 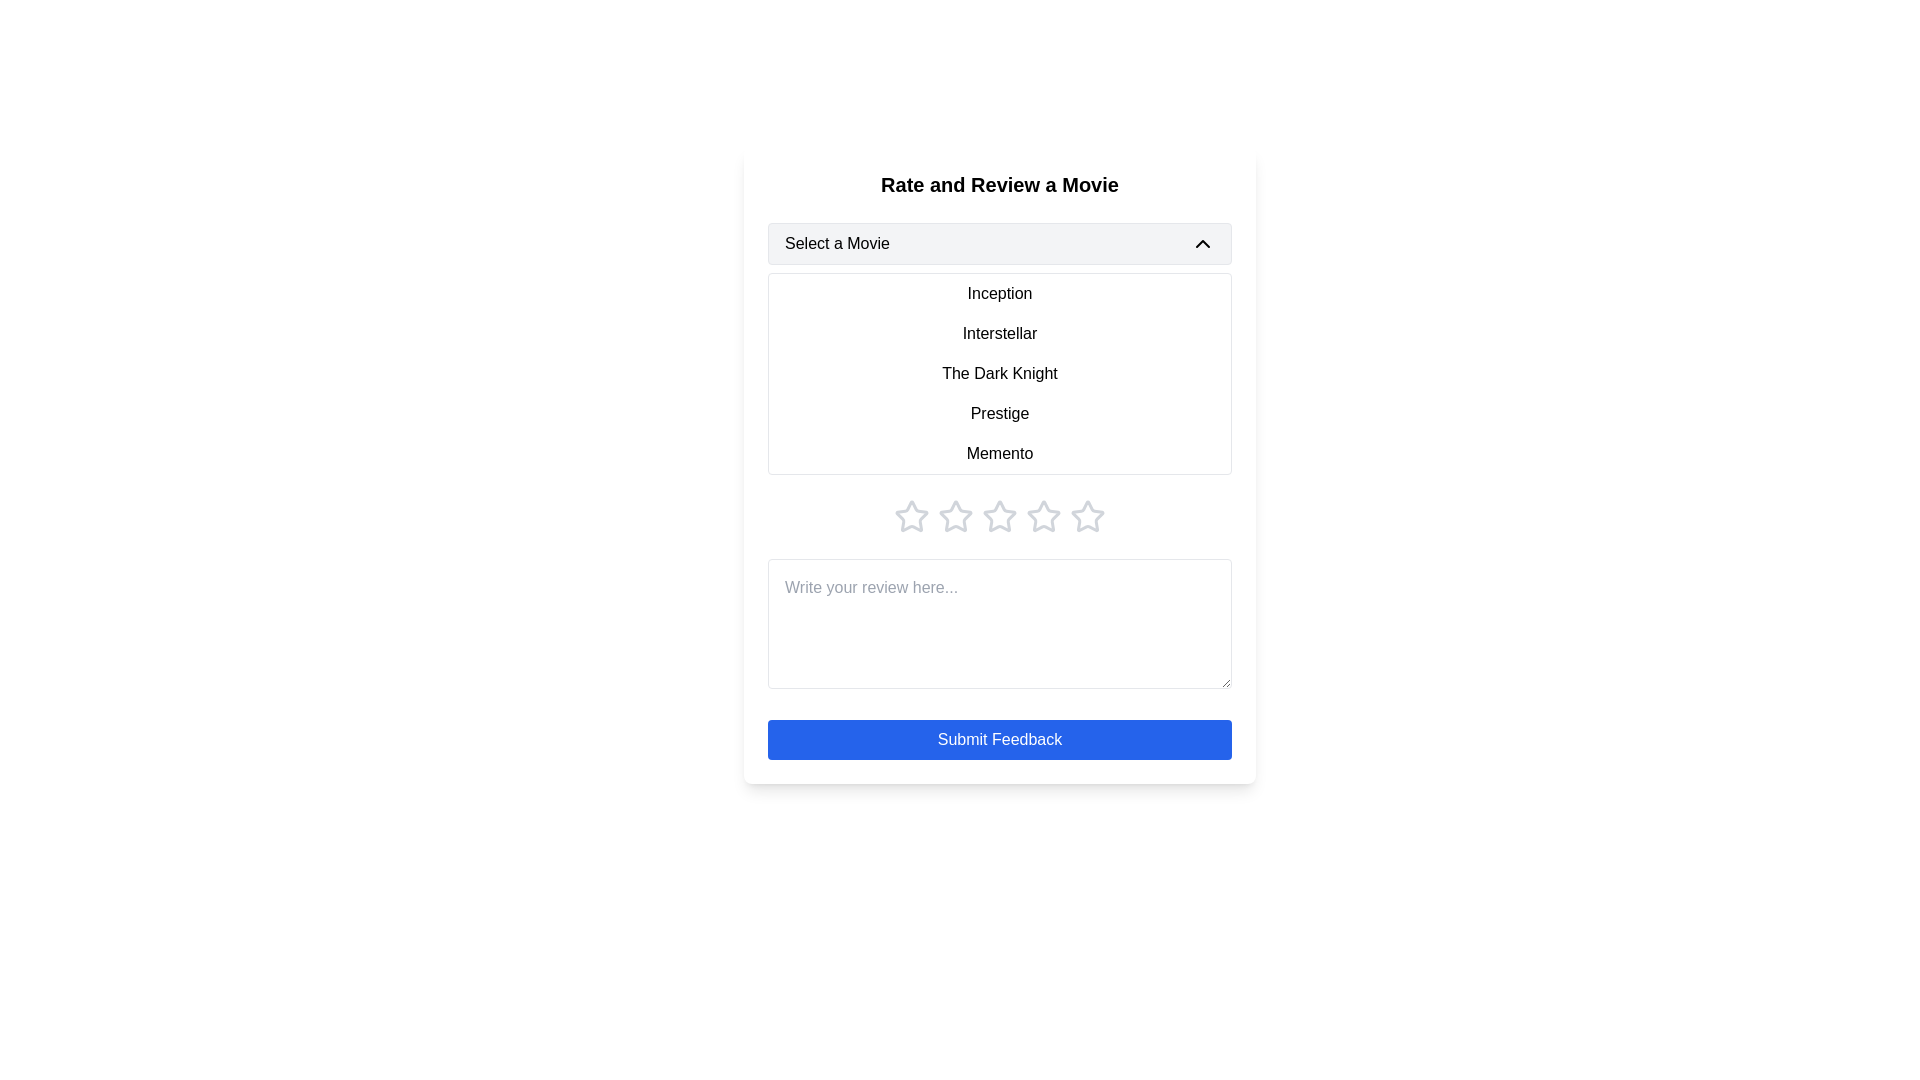 What do you see at coordinates (911, 515) in the screenshot?
I see `the first star icon from the left in the rating system` at bounding box center [911, 515].